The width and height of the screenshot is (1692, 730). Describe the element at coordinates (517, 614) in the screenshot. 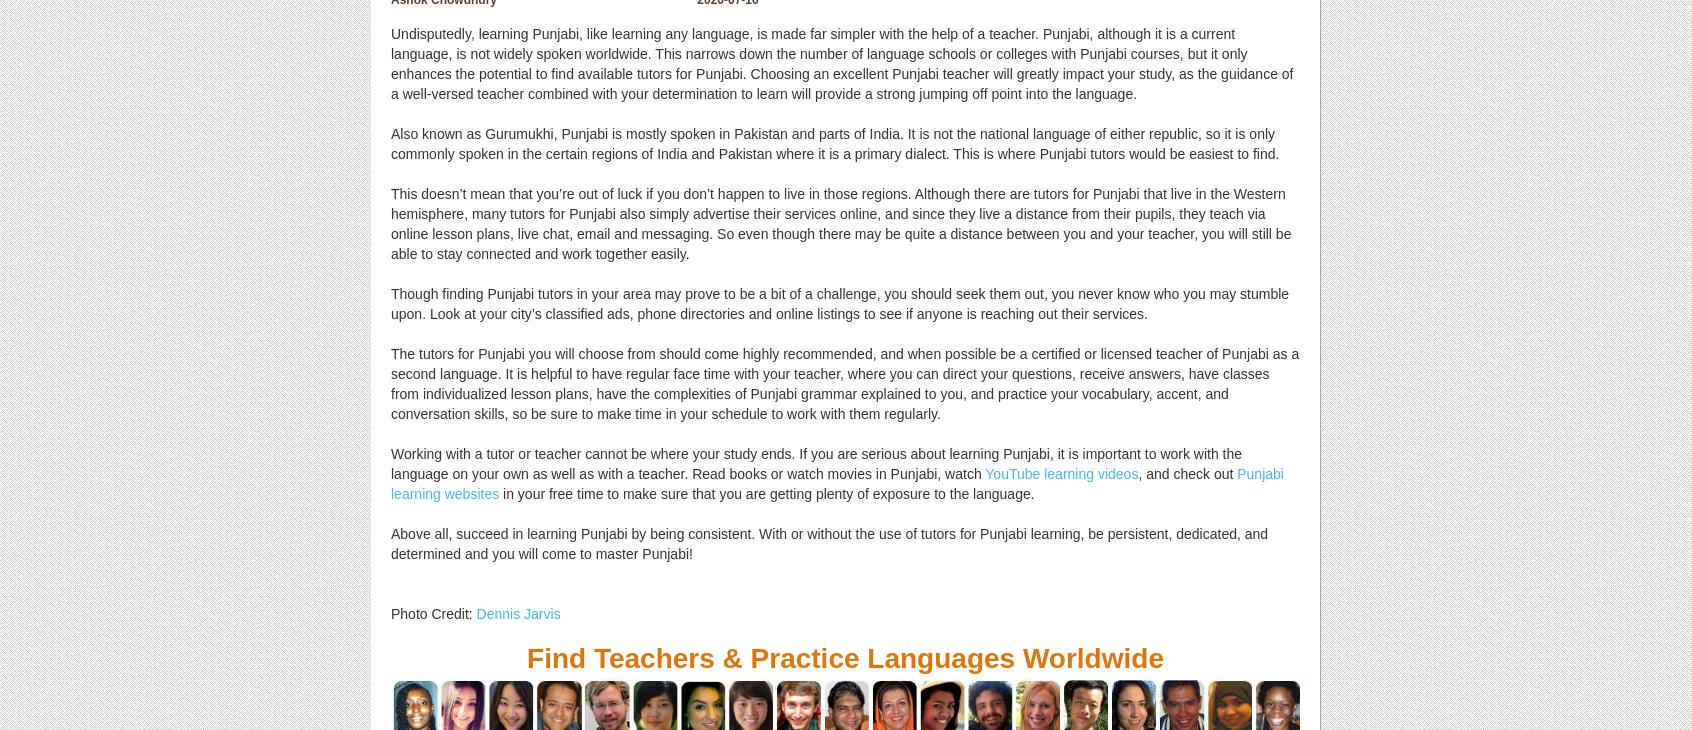

I see `'Dennis Jarvis'` at that location.